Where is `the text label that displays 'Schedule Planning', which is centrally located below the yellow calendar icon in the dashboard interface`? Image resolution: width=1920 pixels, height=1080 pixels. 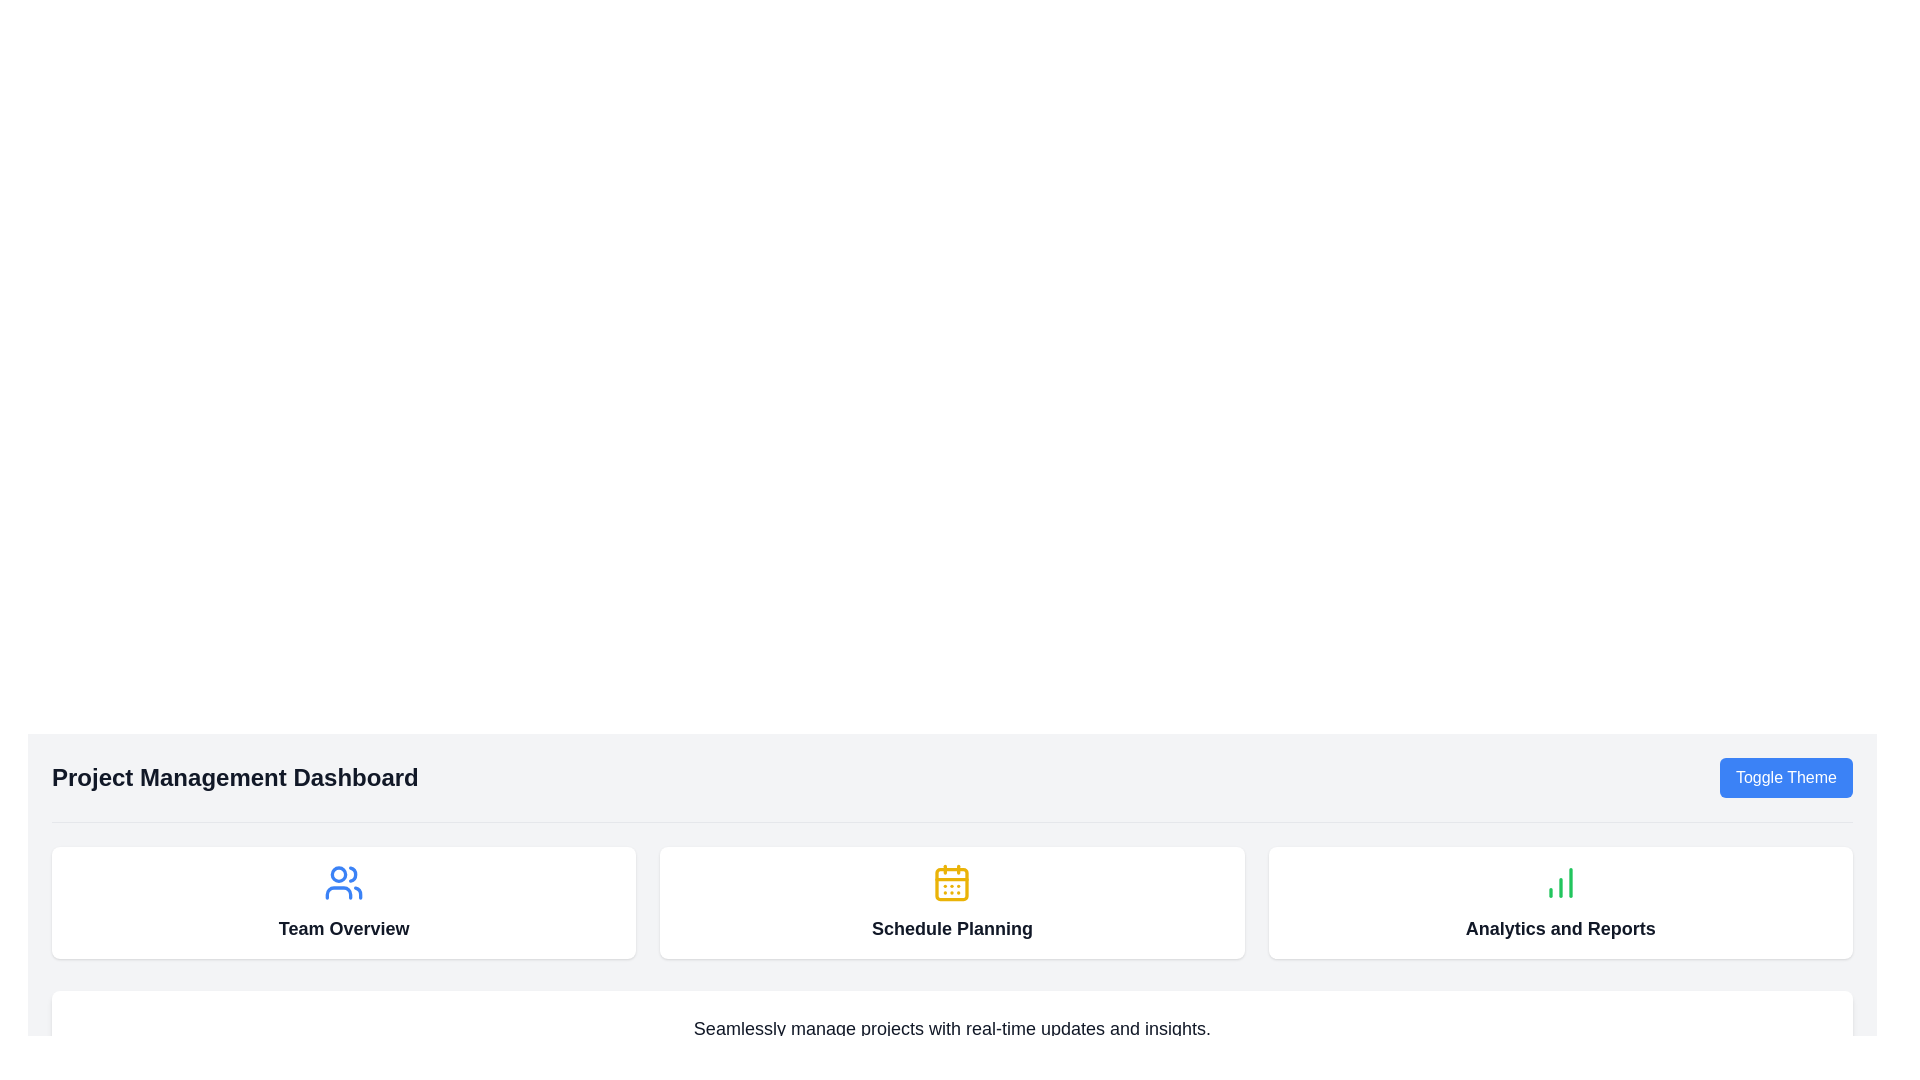 the text label that displays 'Schedule Planning', which is centrally located below the yellow calendar icon in the dashboard interface is located at coordinates (951, 929).